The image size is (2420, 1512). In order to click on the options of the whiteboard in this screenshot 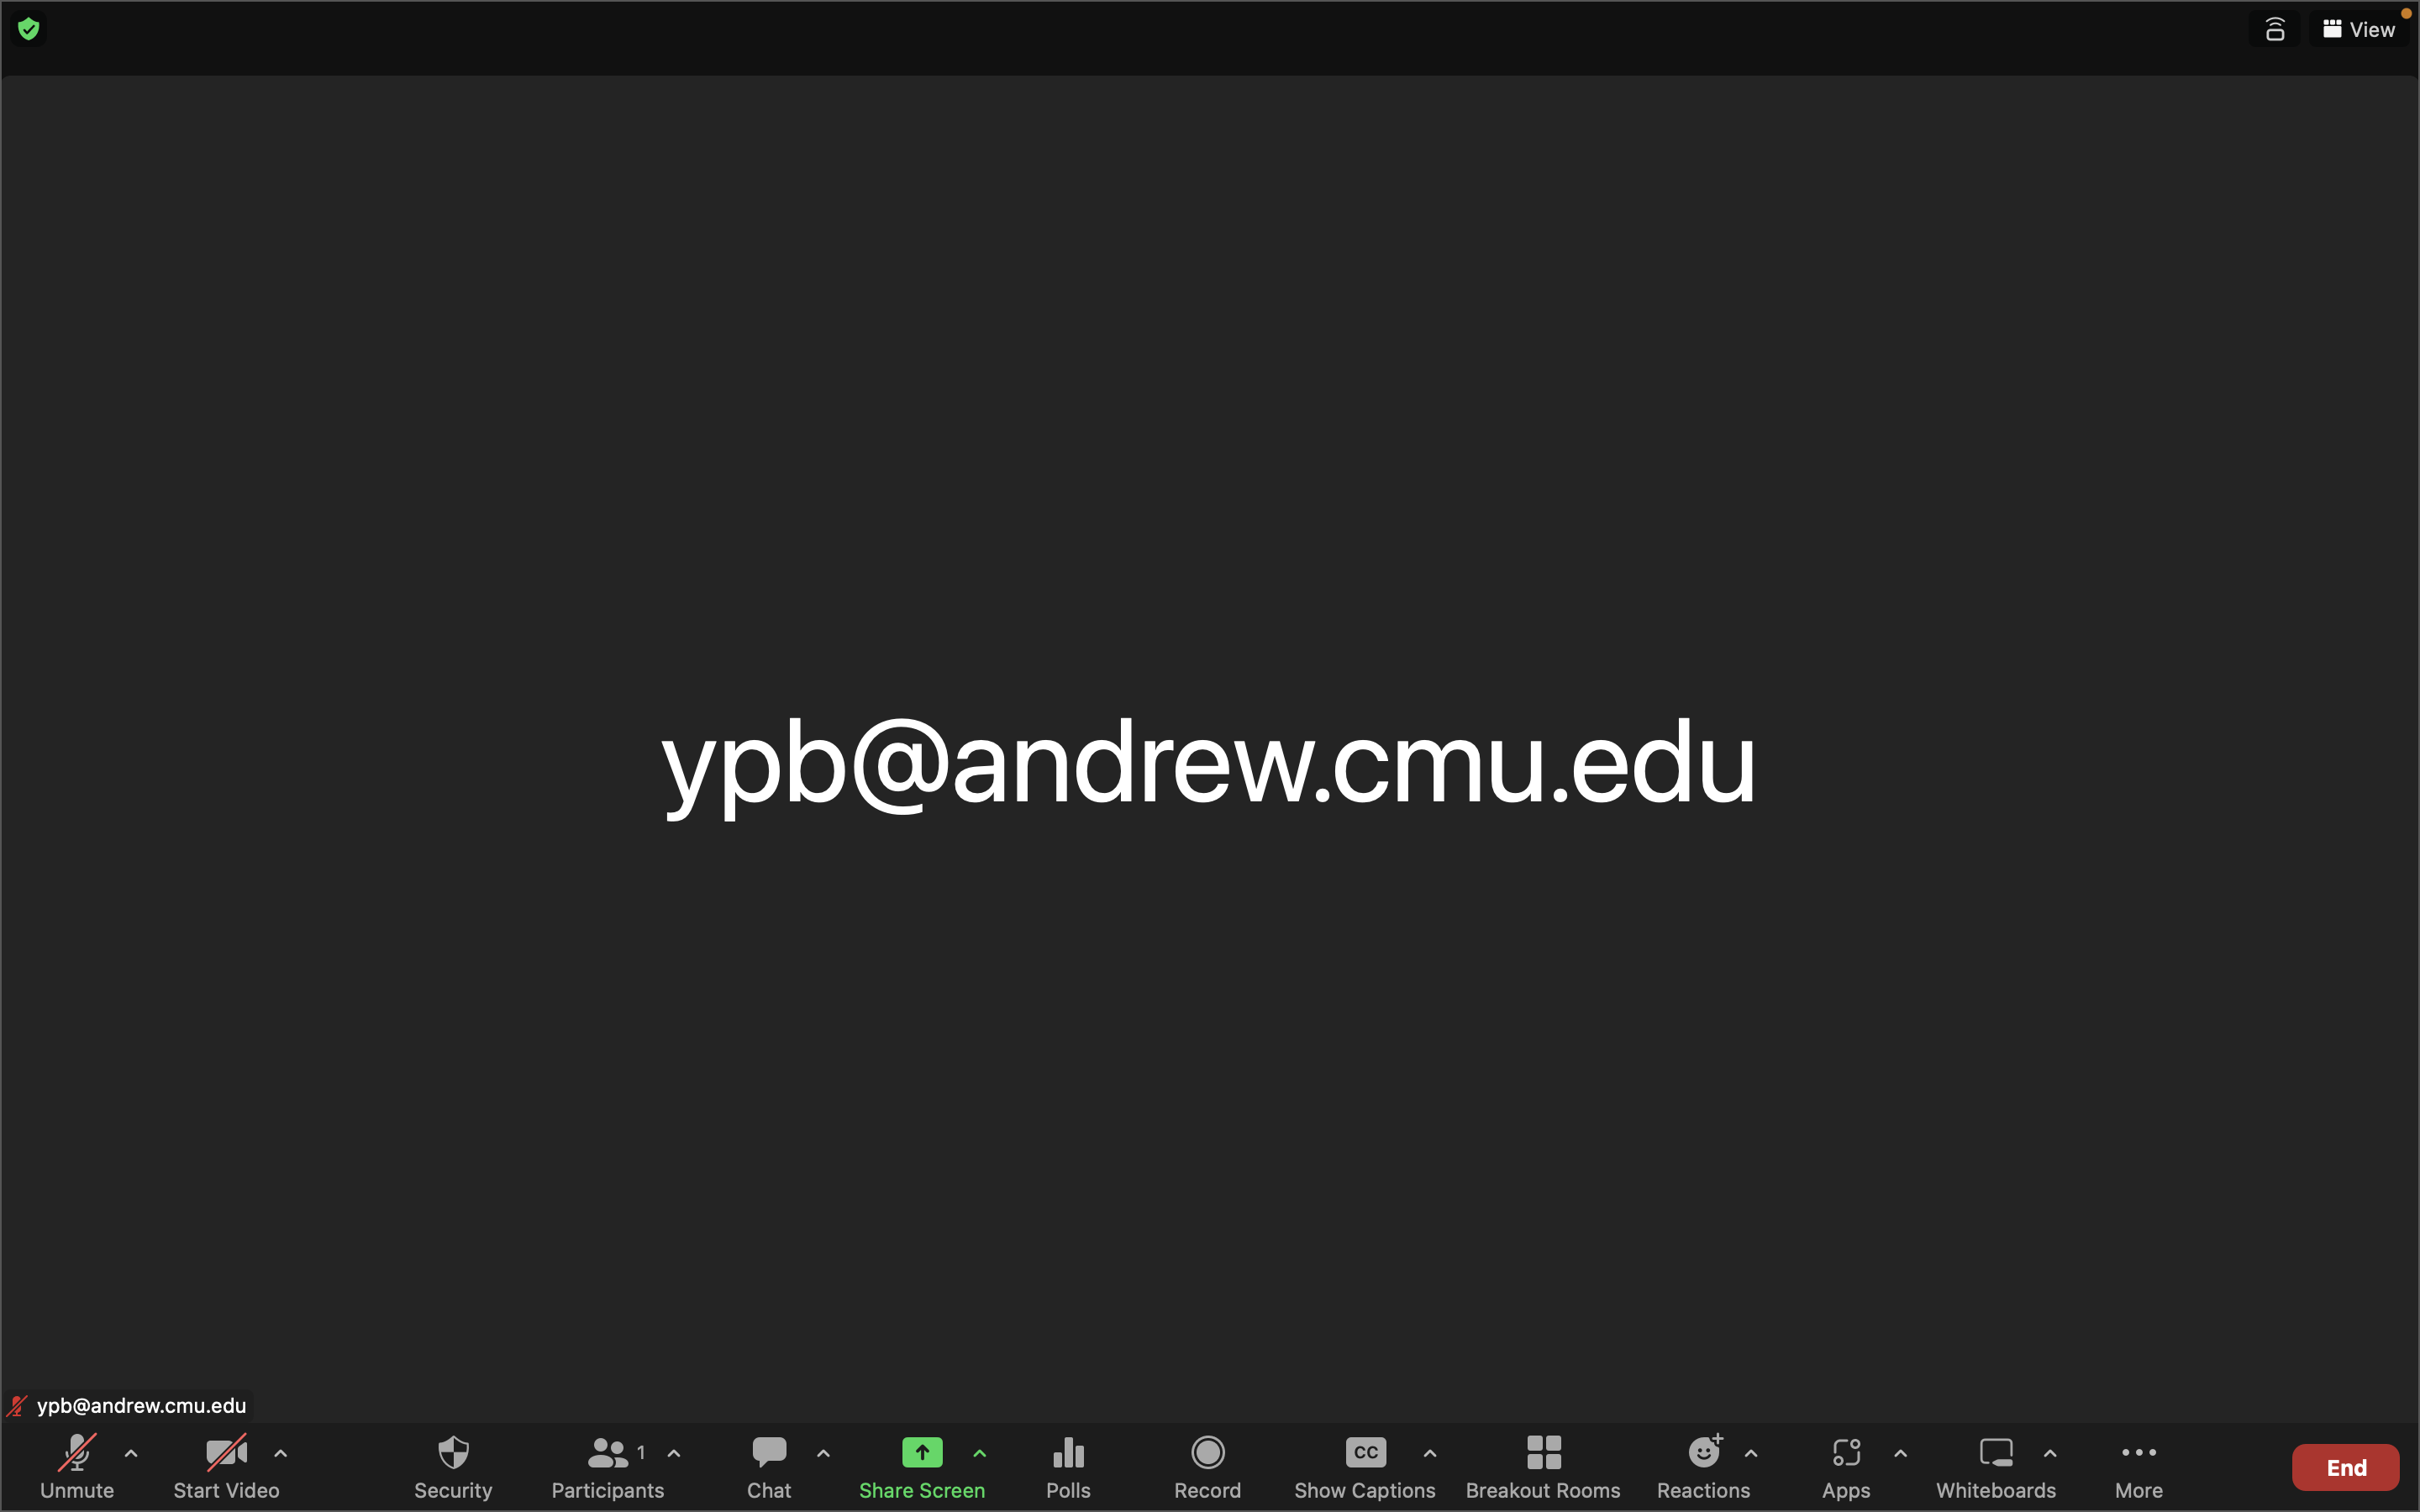, I will do `click(2049, 1467)`.